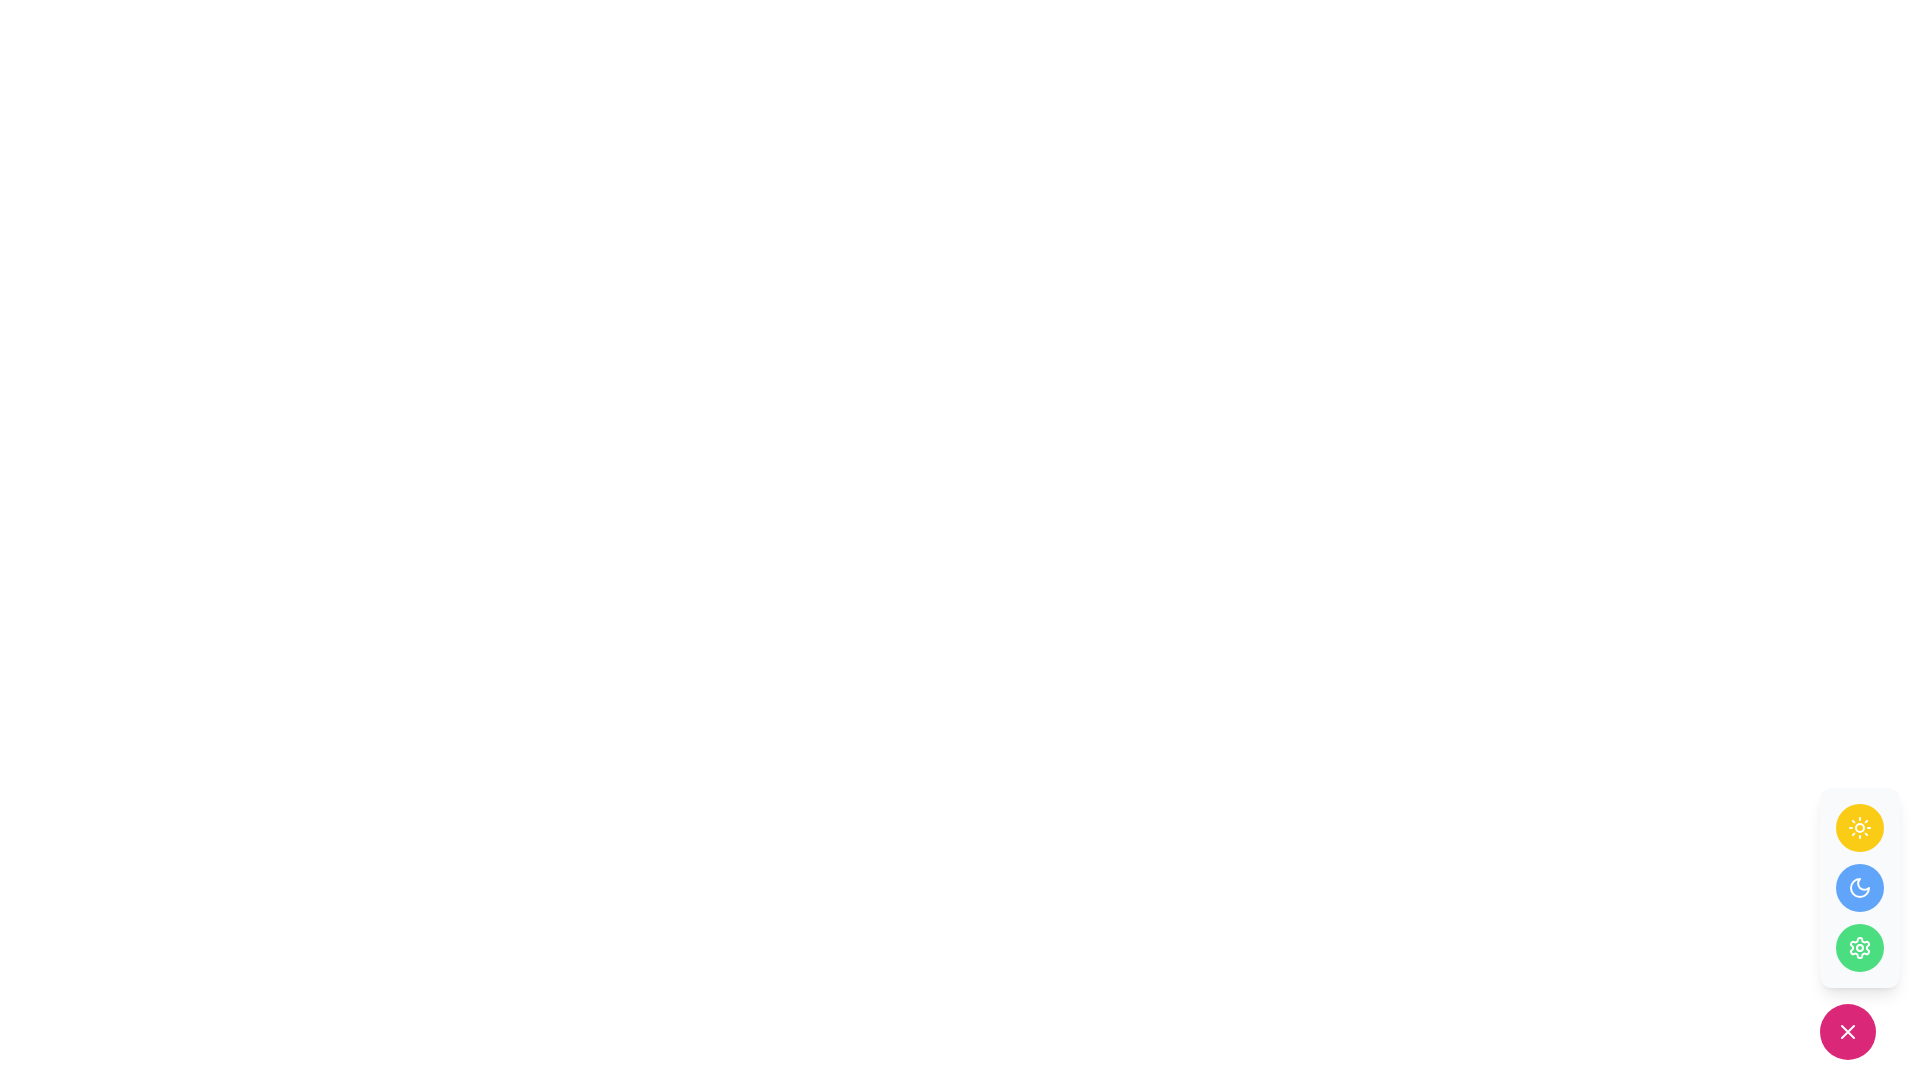  What do you see at coordinates (1859, 886) in the screenshot?
I see `the nighttime mode toggle button with a crescent moon icon` at bounding box center [1859, 886].